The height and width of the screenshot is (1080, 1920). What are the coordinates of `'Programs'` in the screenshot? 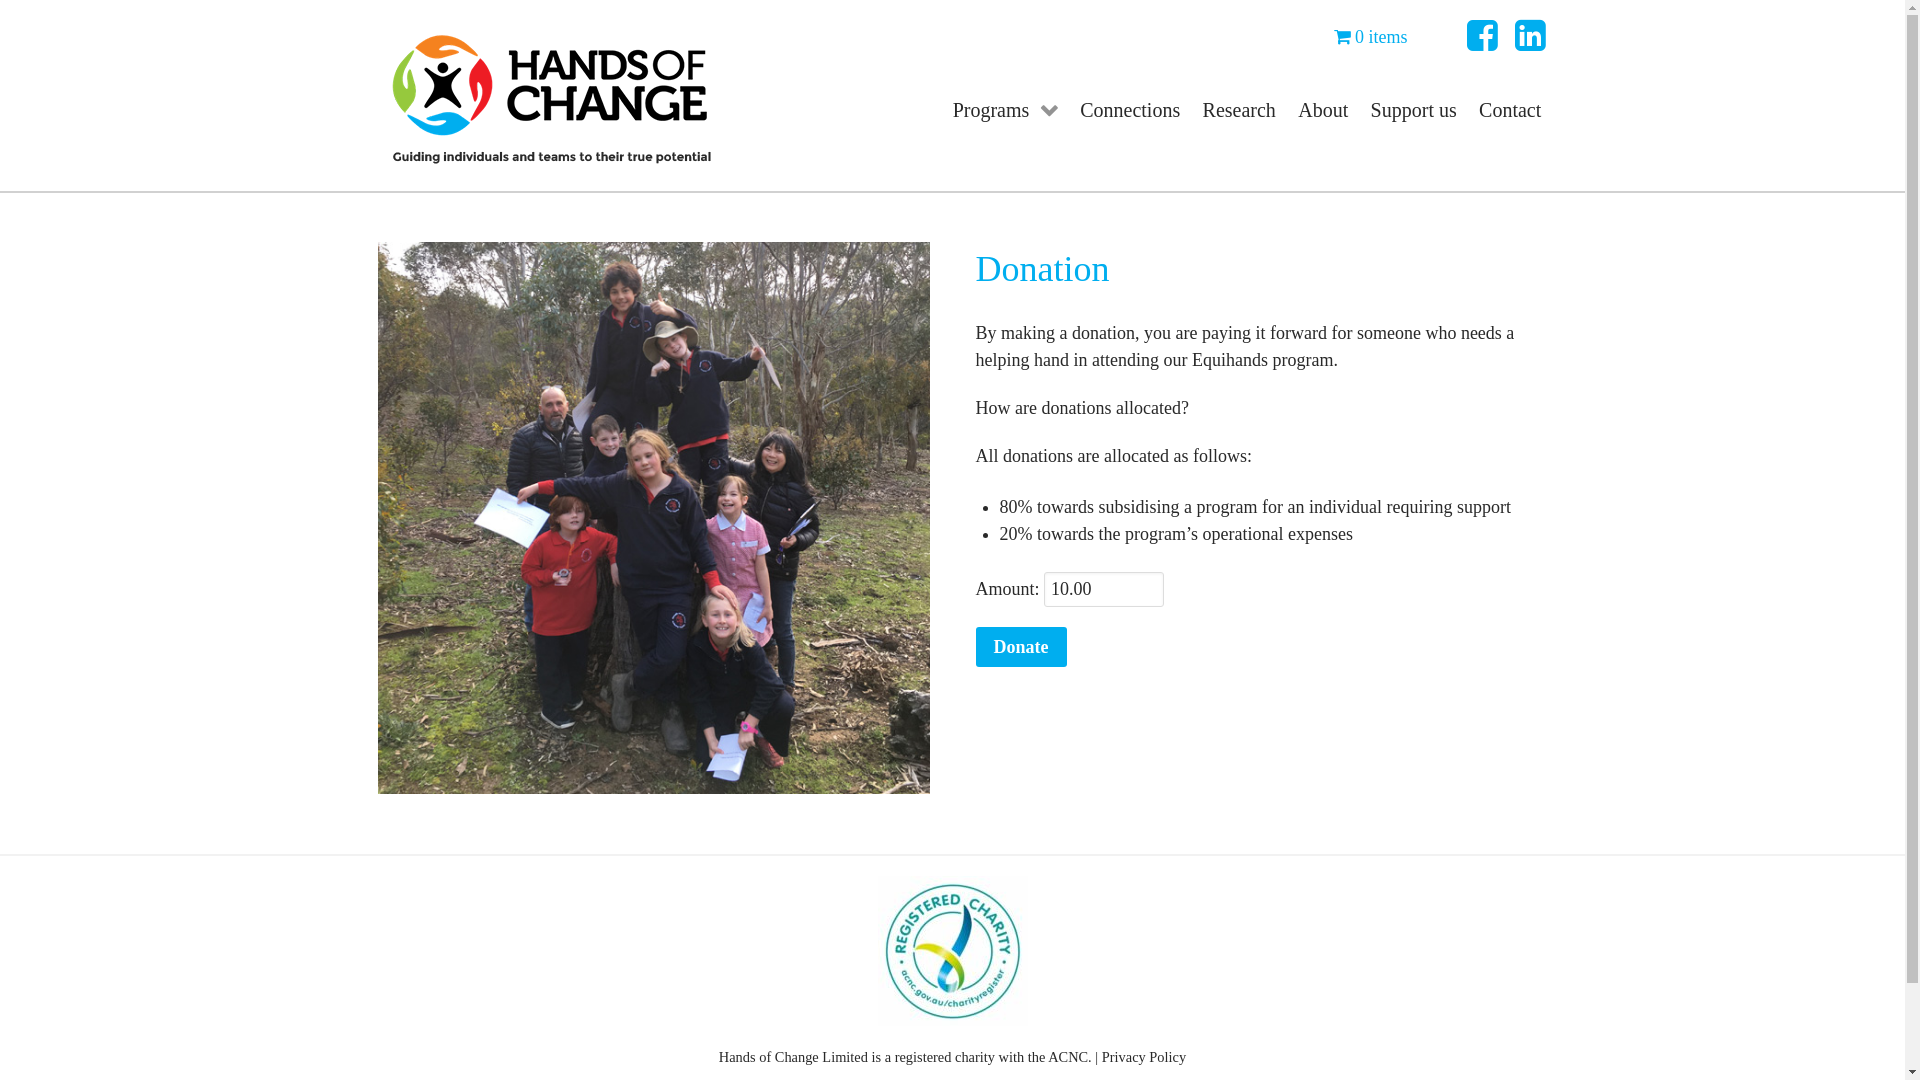 It's located at (1004, 108).